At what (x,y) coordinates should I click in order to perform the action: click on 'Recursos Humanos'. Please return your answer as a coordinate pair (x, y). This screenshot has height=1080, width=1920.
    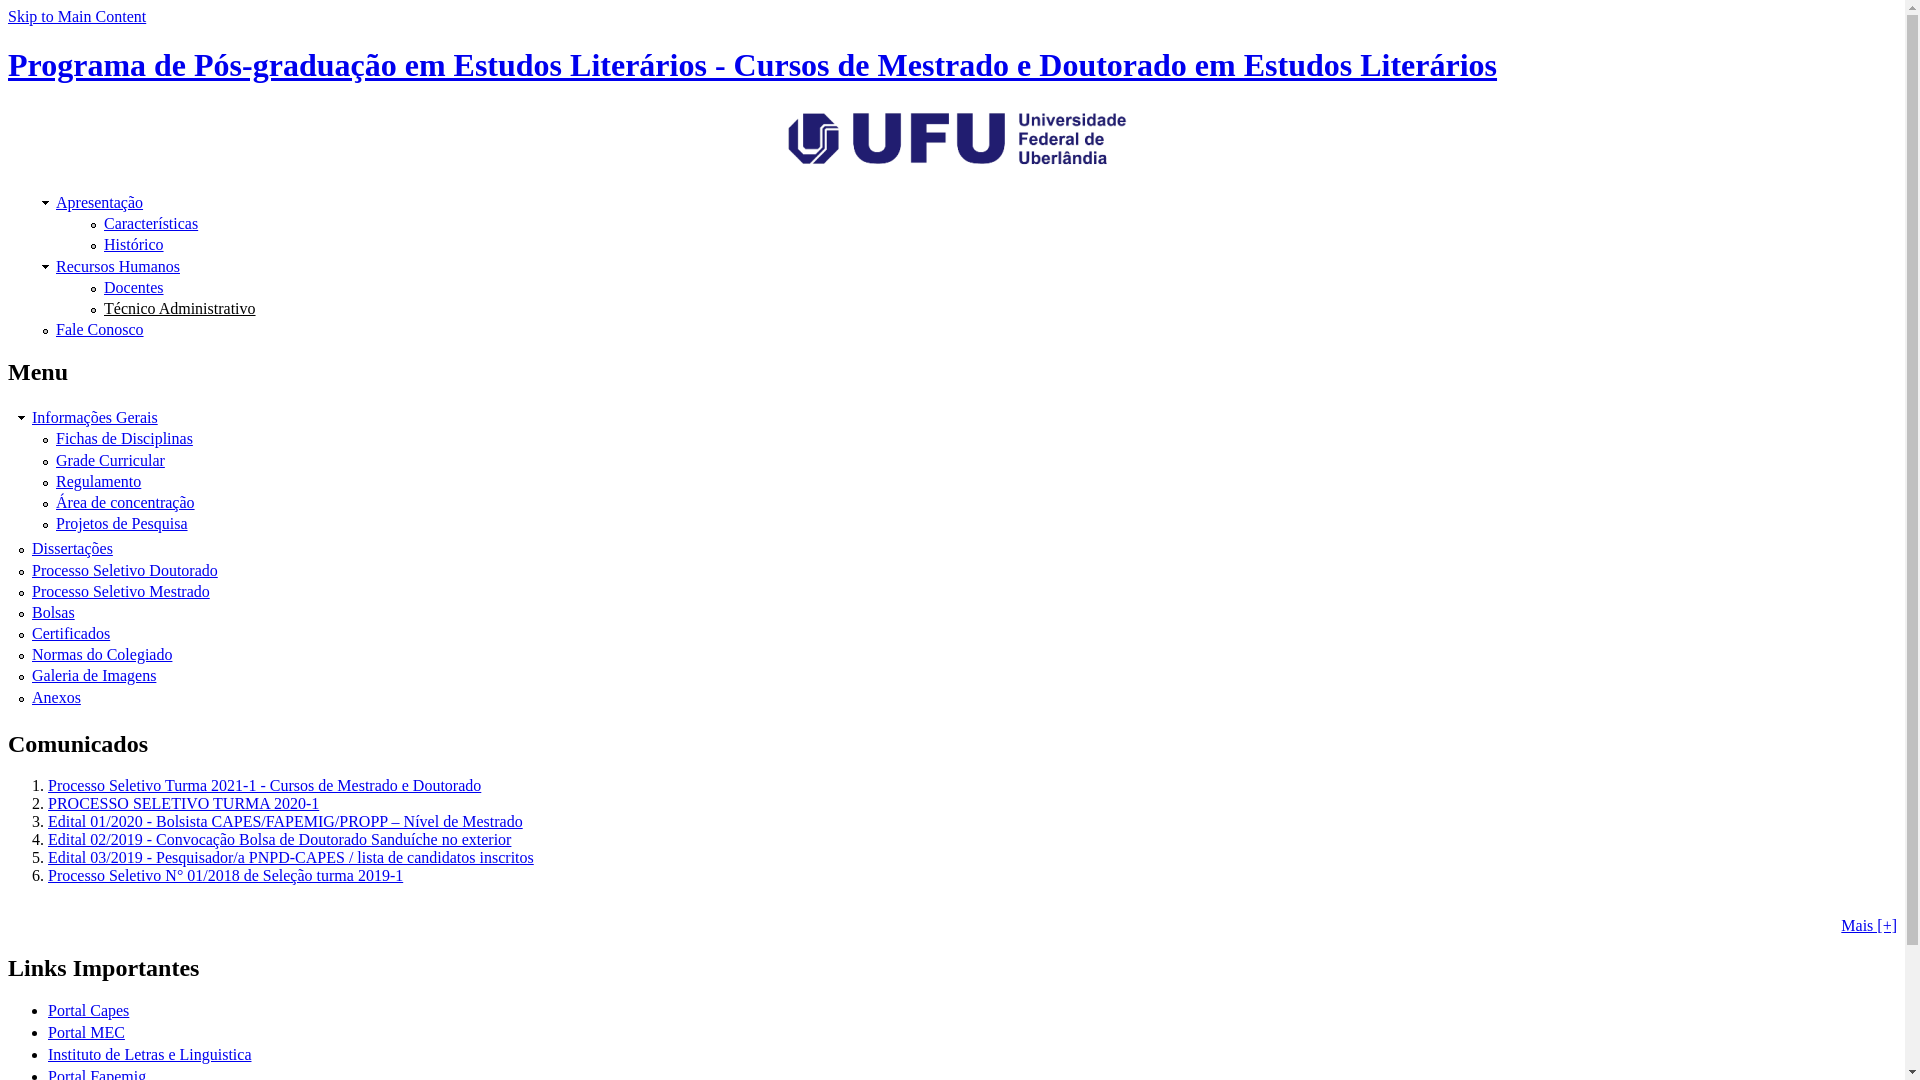
    Looking at the image, I should click on (117, 265).